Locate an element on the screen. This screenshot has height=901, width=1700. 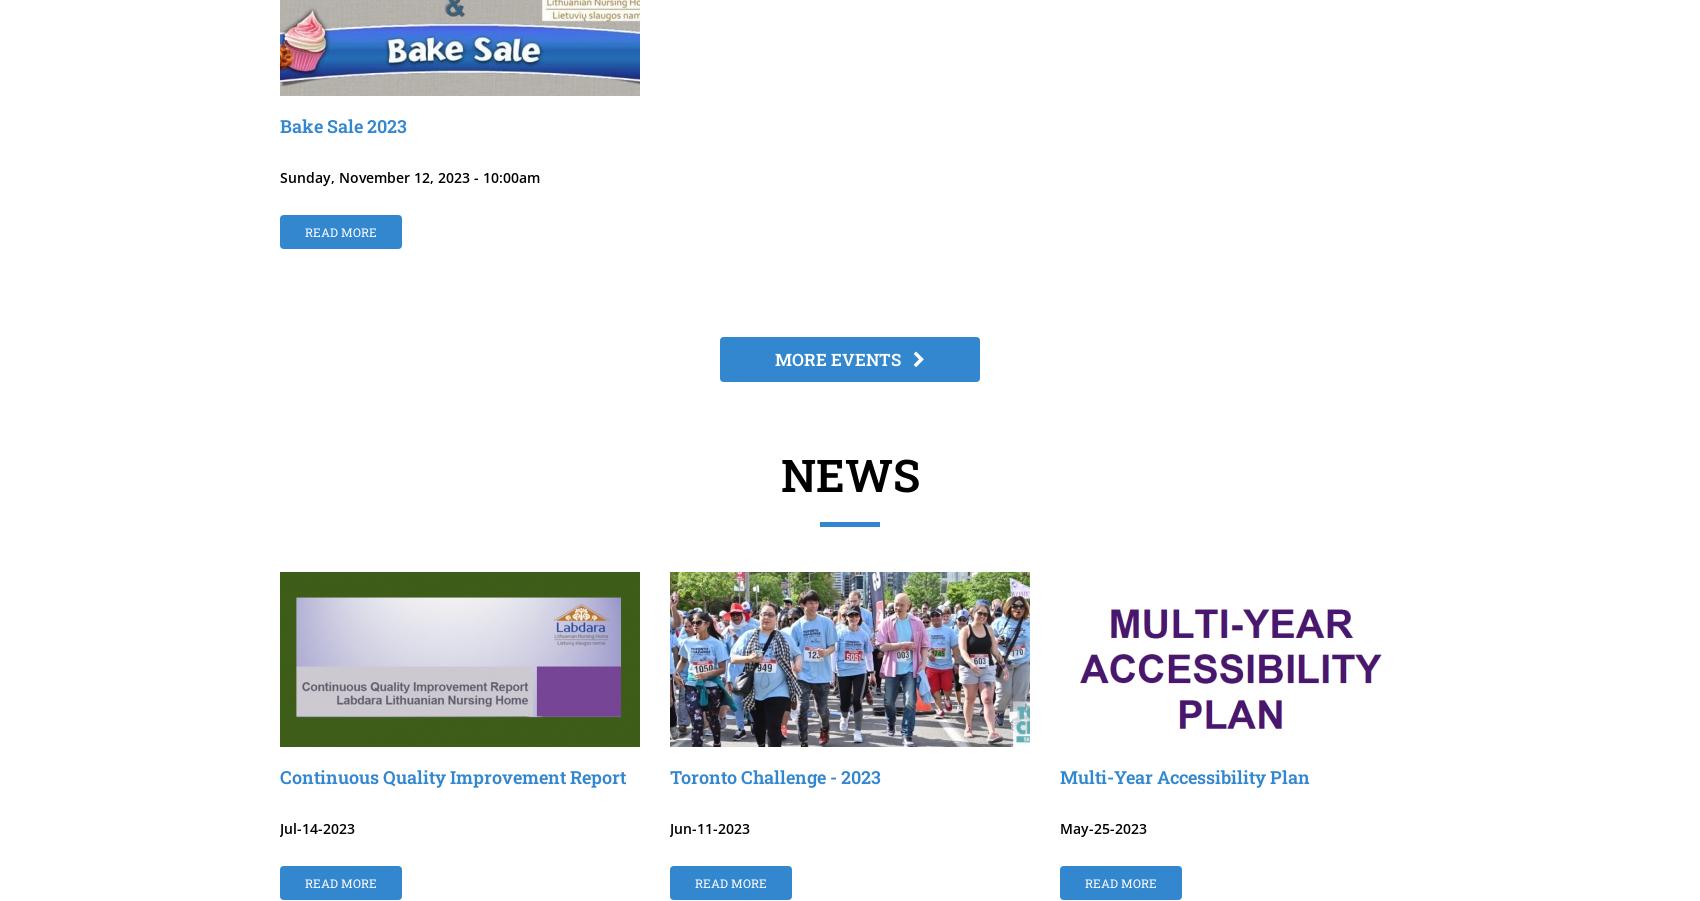
'Continuous Quality Improvement Report' is located at coordinates (453, 776).